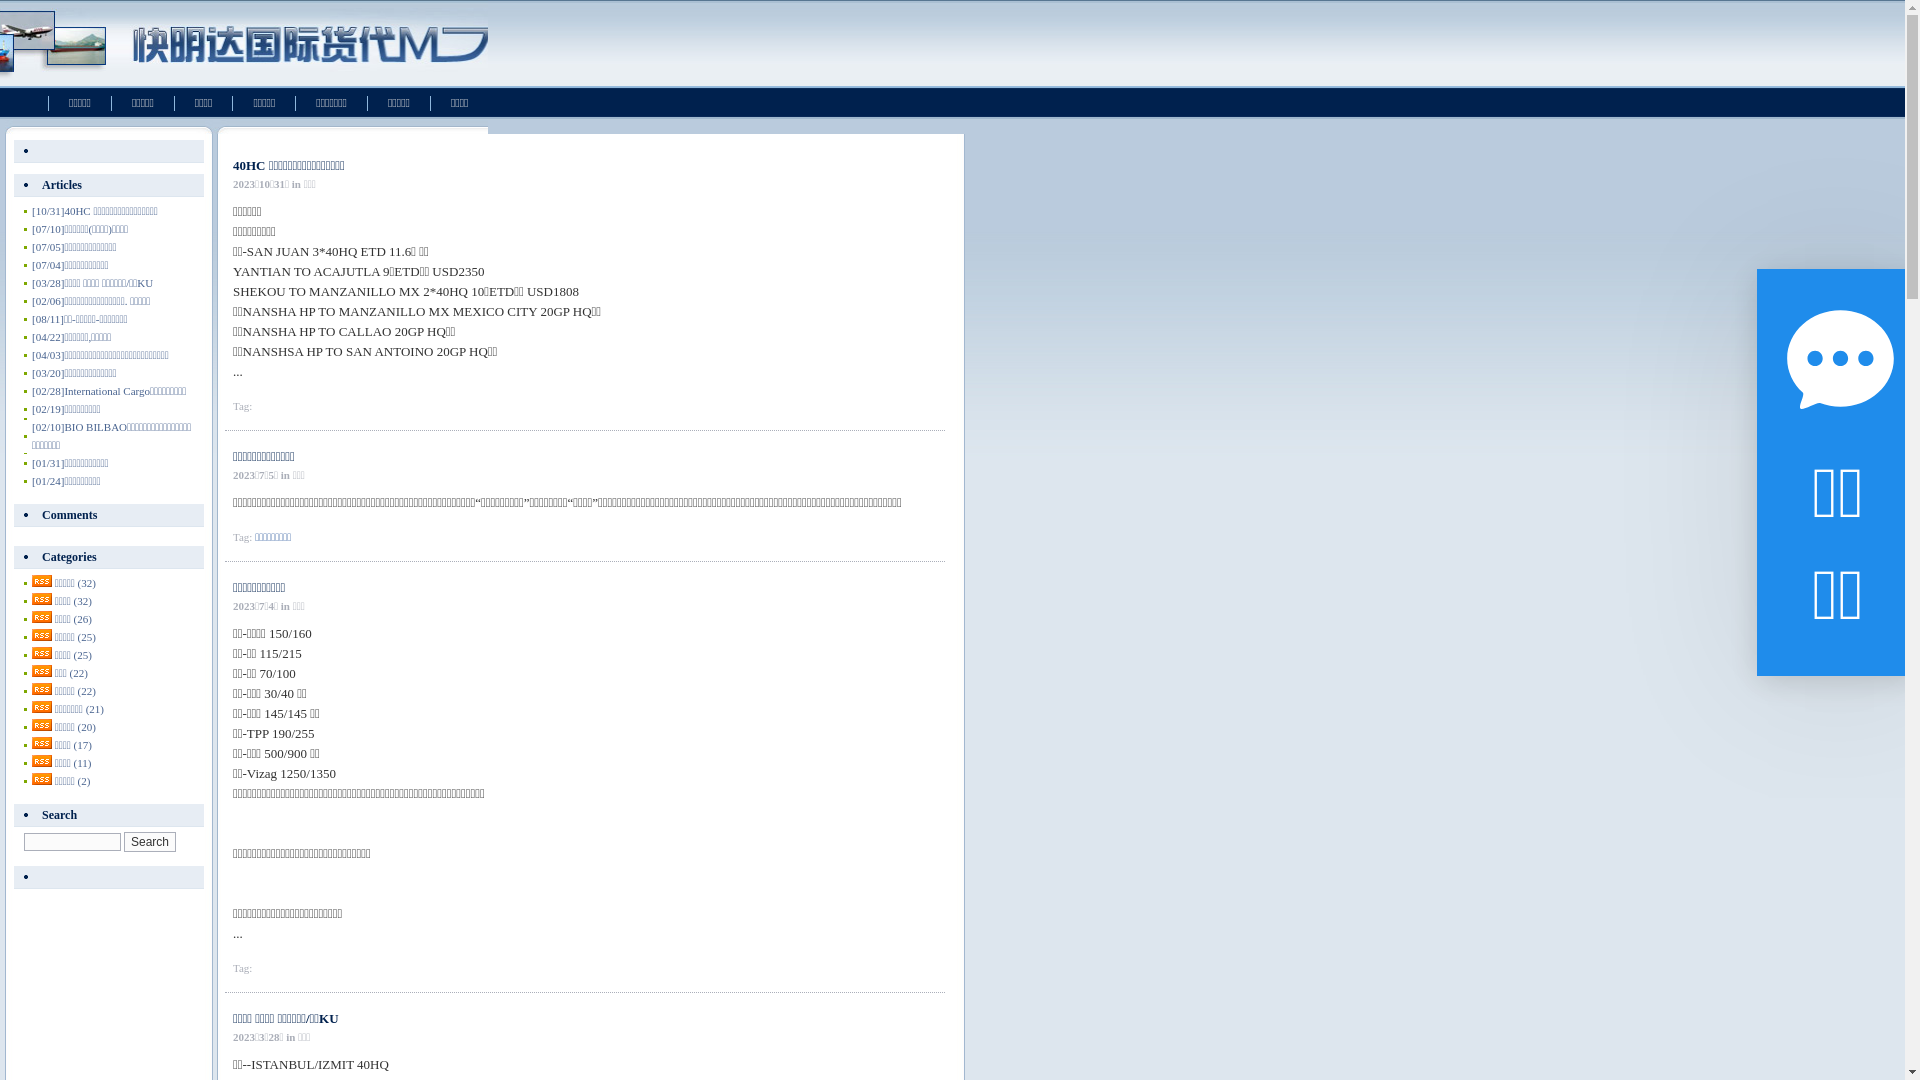 The height and width of the screenshot is (1080, 1920). Describe the element at coordinates (42, 581) in the screenshot. I see `'rss'` at that location.